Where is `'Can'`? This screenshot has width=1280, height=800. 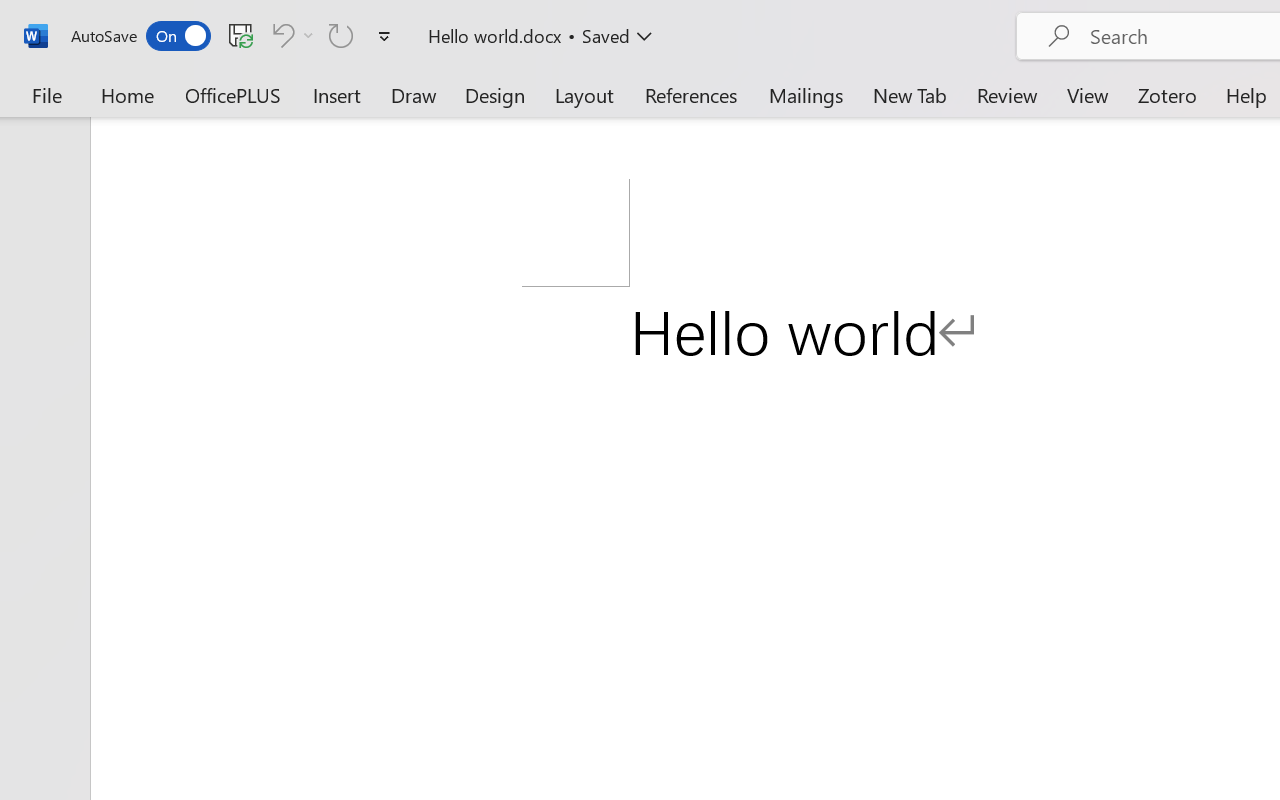 'Can' is located at coordinates (289, 34).